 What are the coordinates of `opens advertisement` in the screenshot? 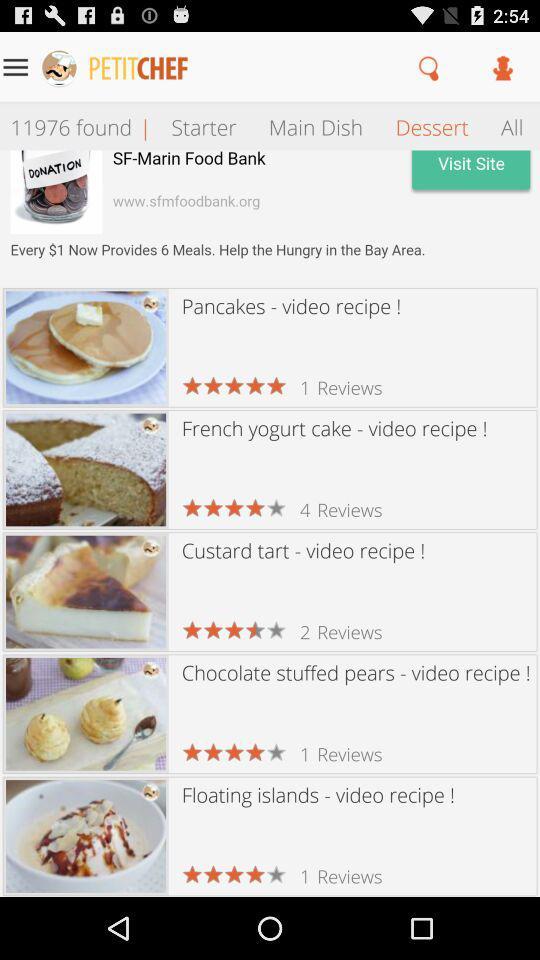 It's located at (270, 218).